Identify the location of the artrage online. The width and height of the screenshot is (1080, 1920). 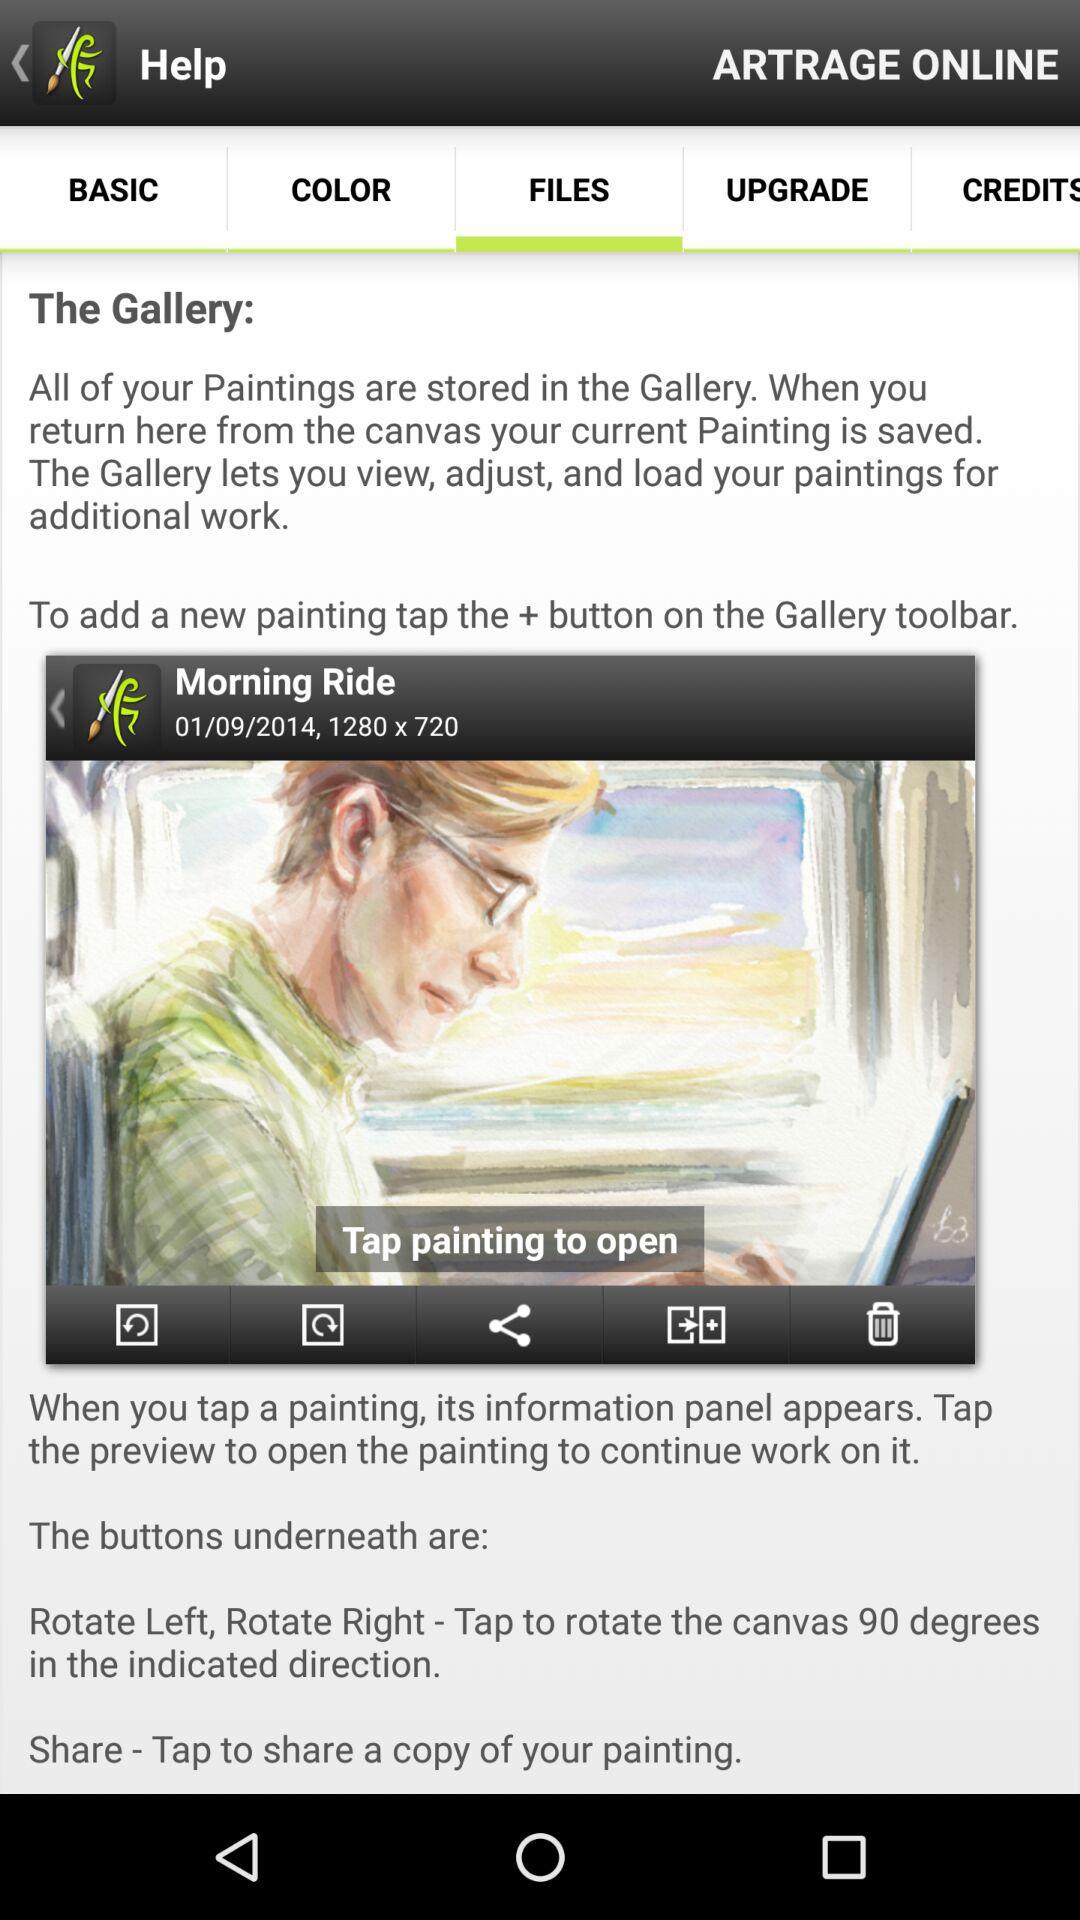
(884, 62).